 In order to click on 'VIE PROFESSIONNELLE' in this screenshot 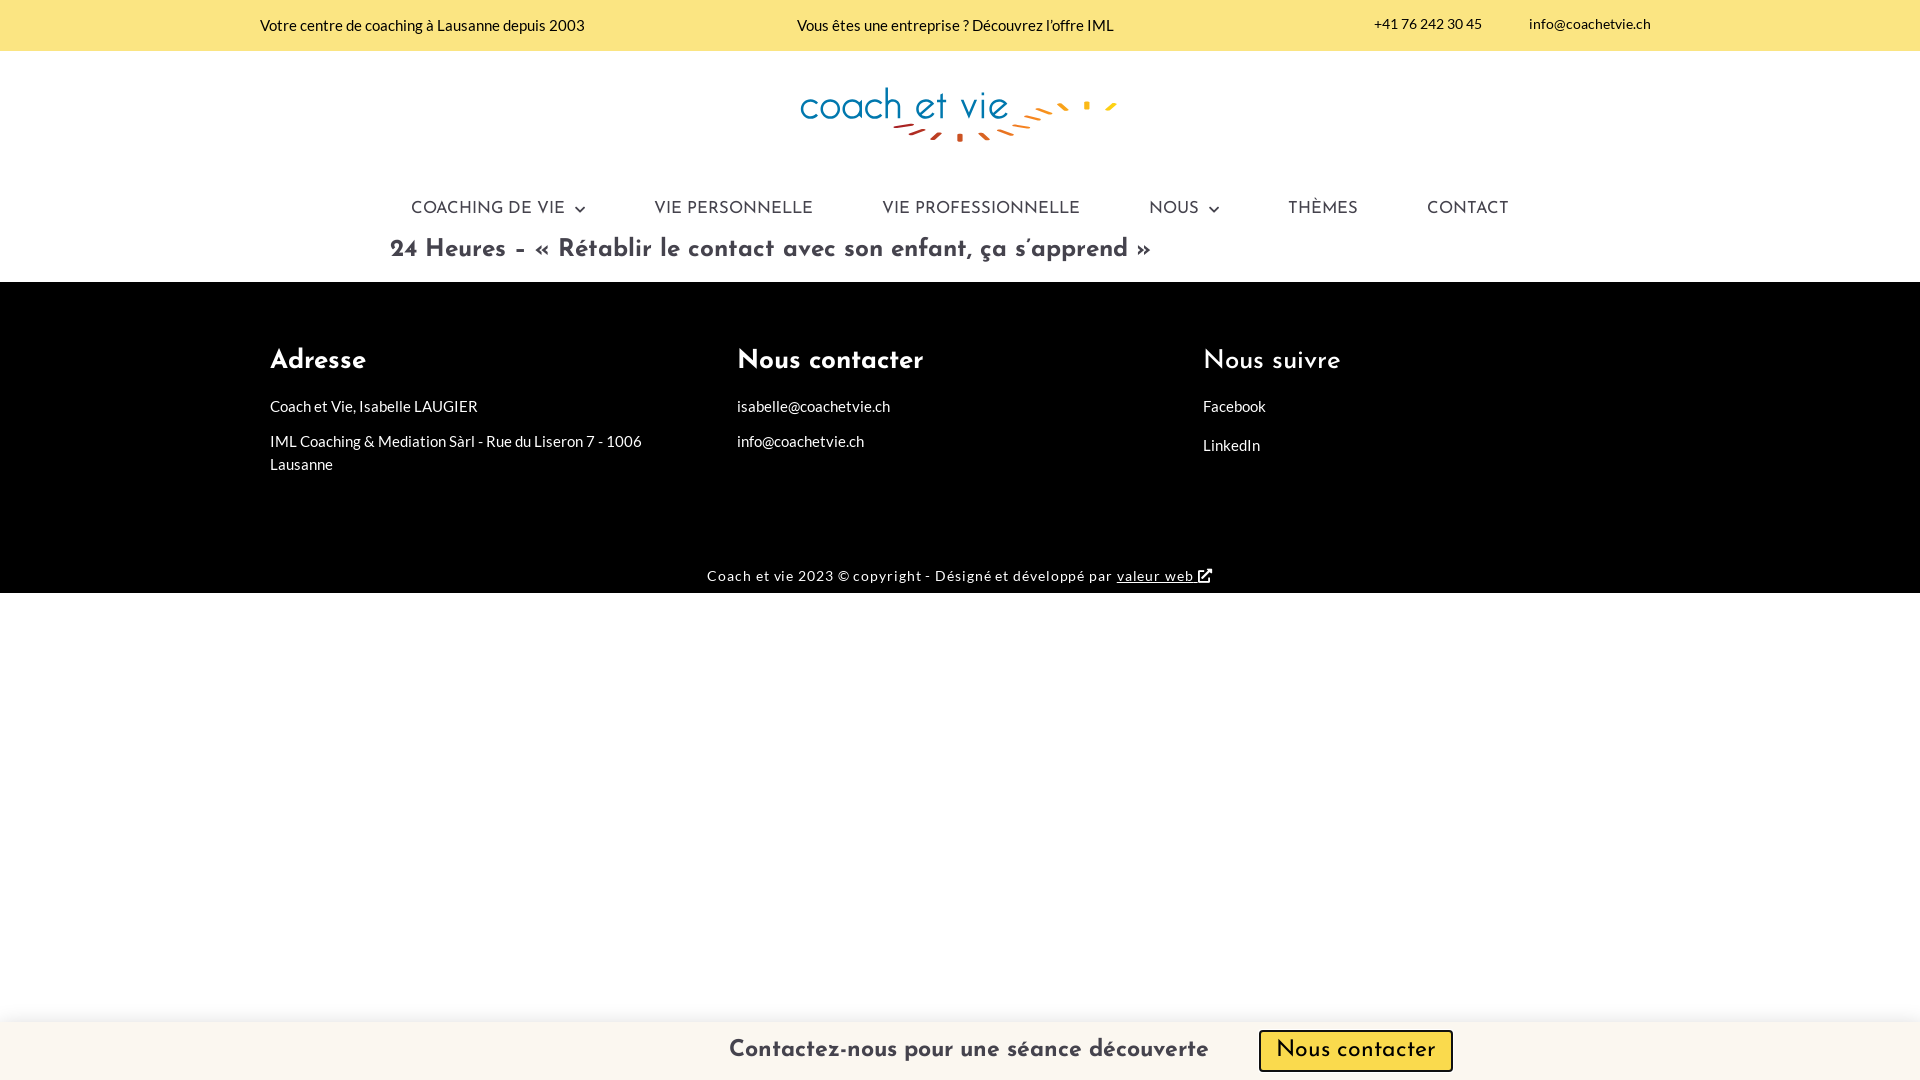, I will do `click(881, 209)`.